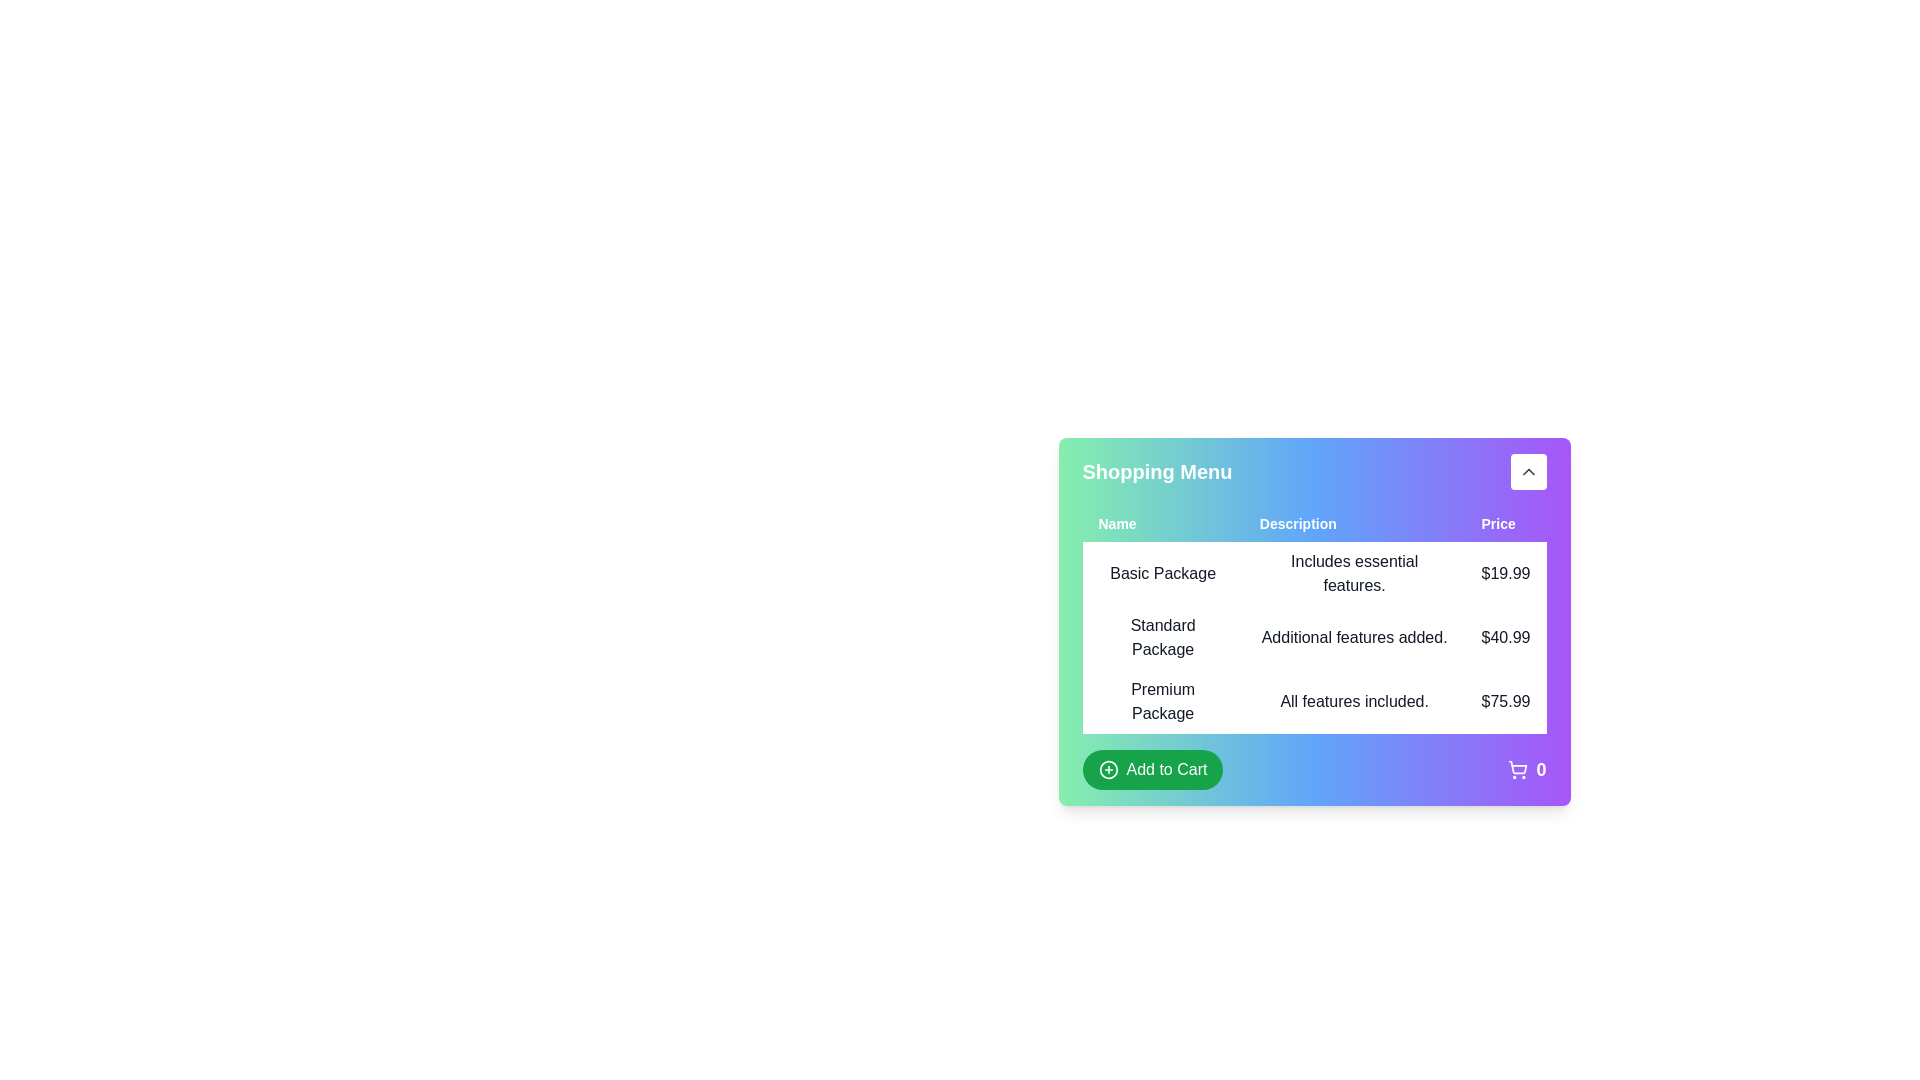  I want to click on cart item count displayed on the right side of the action bar located at the bottom of the shopping menu interface, so click(1314, 769).